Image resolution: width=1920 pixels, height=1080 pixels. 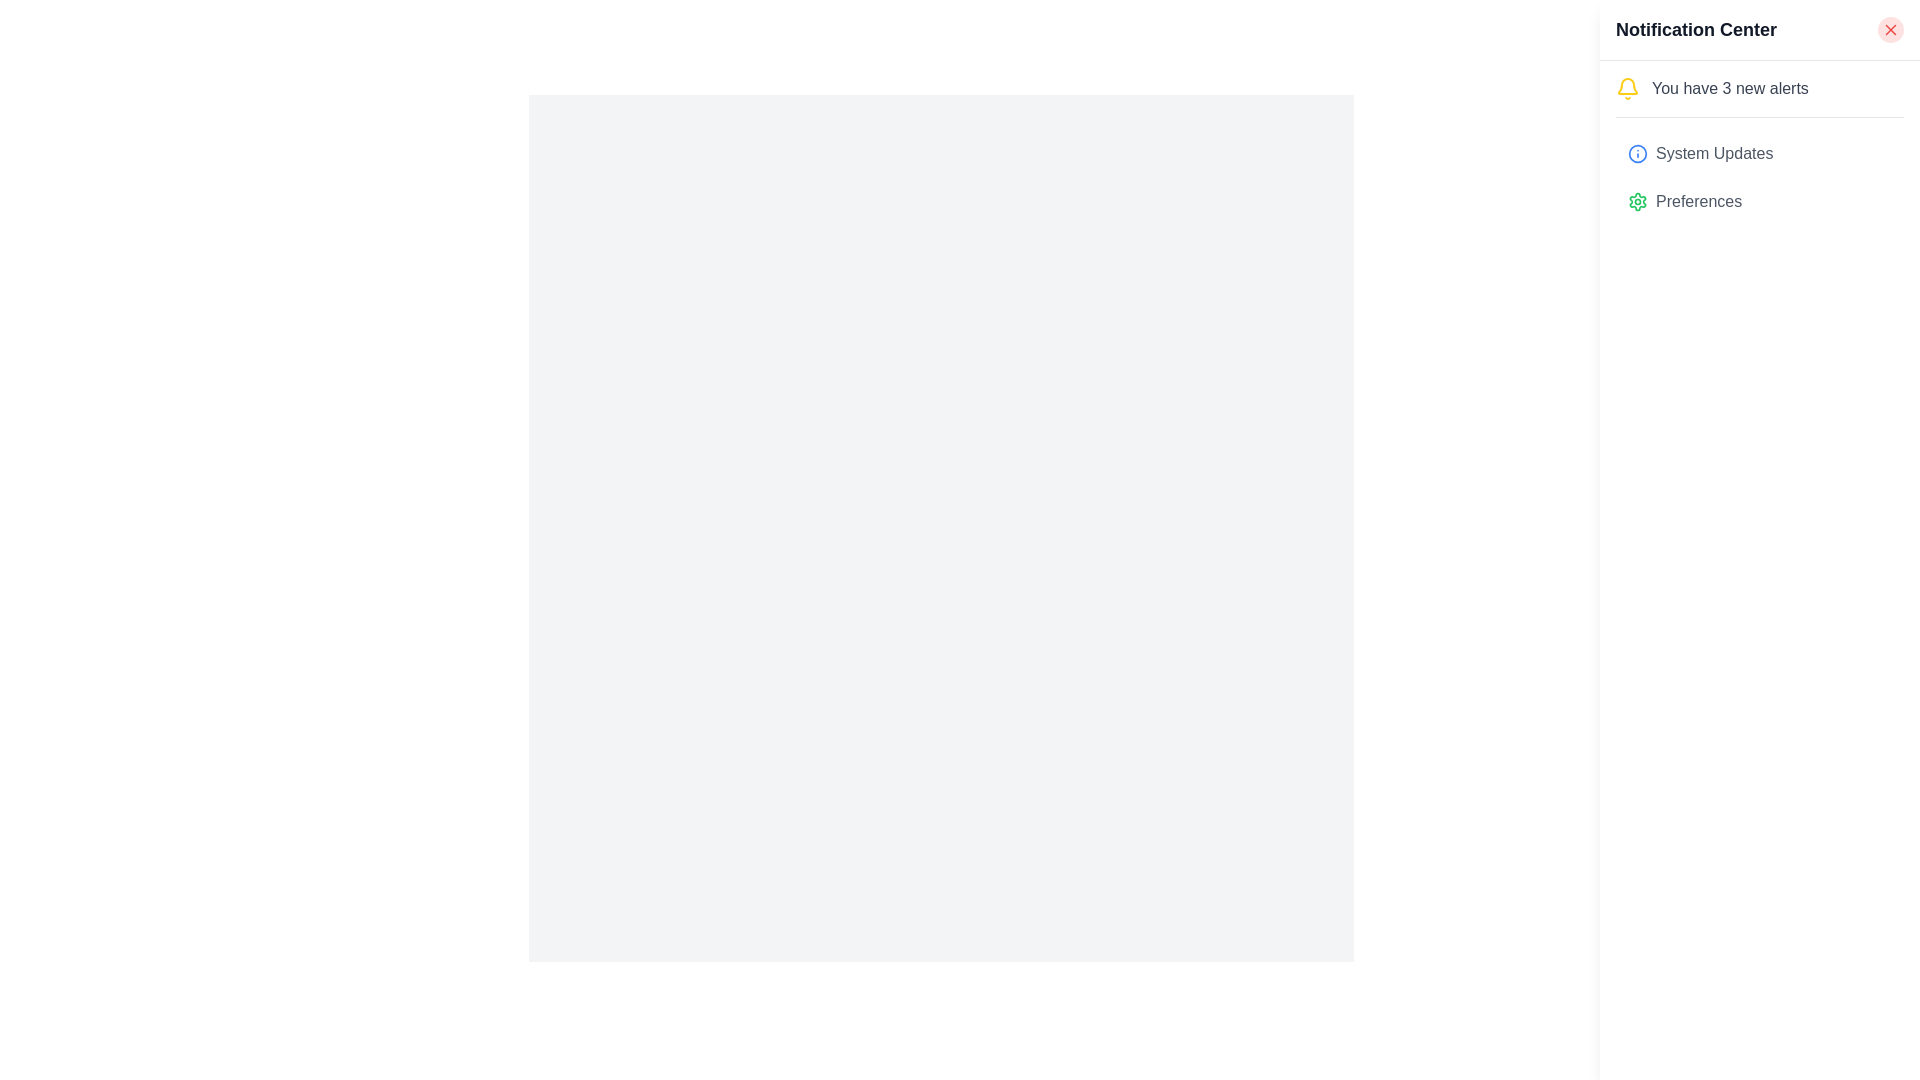 What do you see at coordinates (1627, 87) in the screenshot?
I see `the visual notification indicator icon located on the far left side of the section labeled 'You have 3 new alerts' to assume it represents an alert visually` at bounding box center [1627, 87].